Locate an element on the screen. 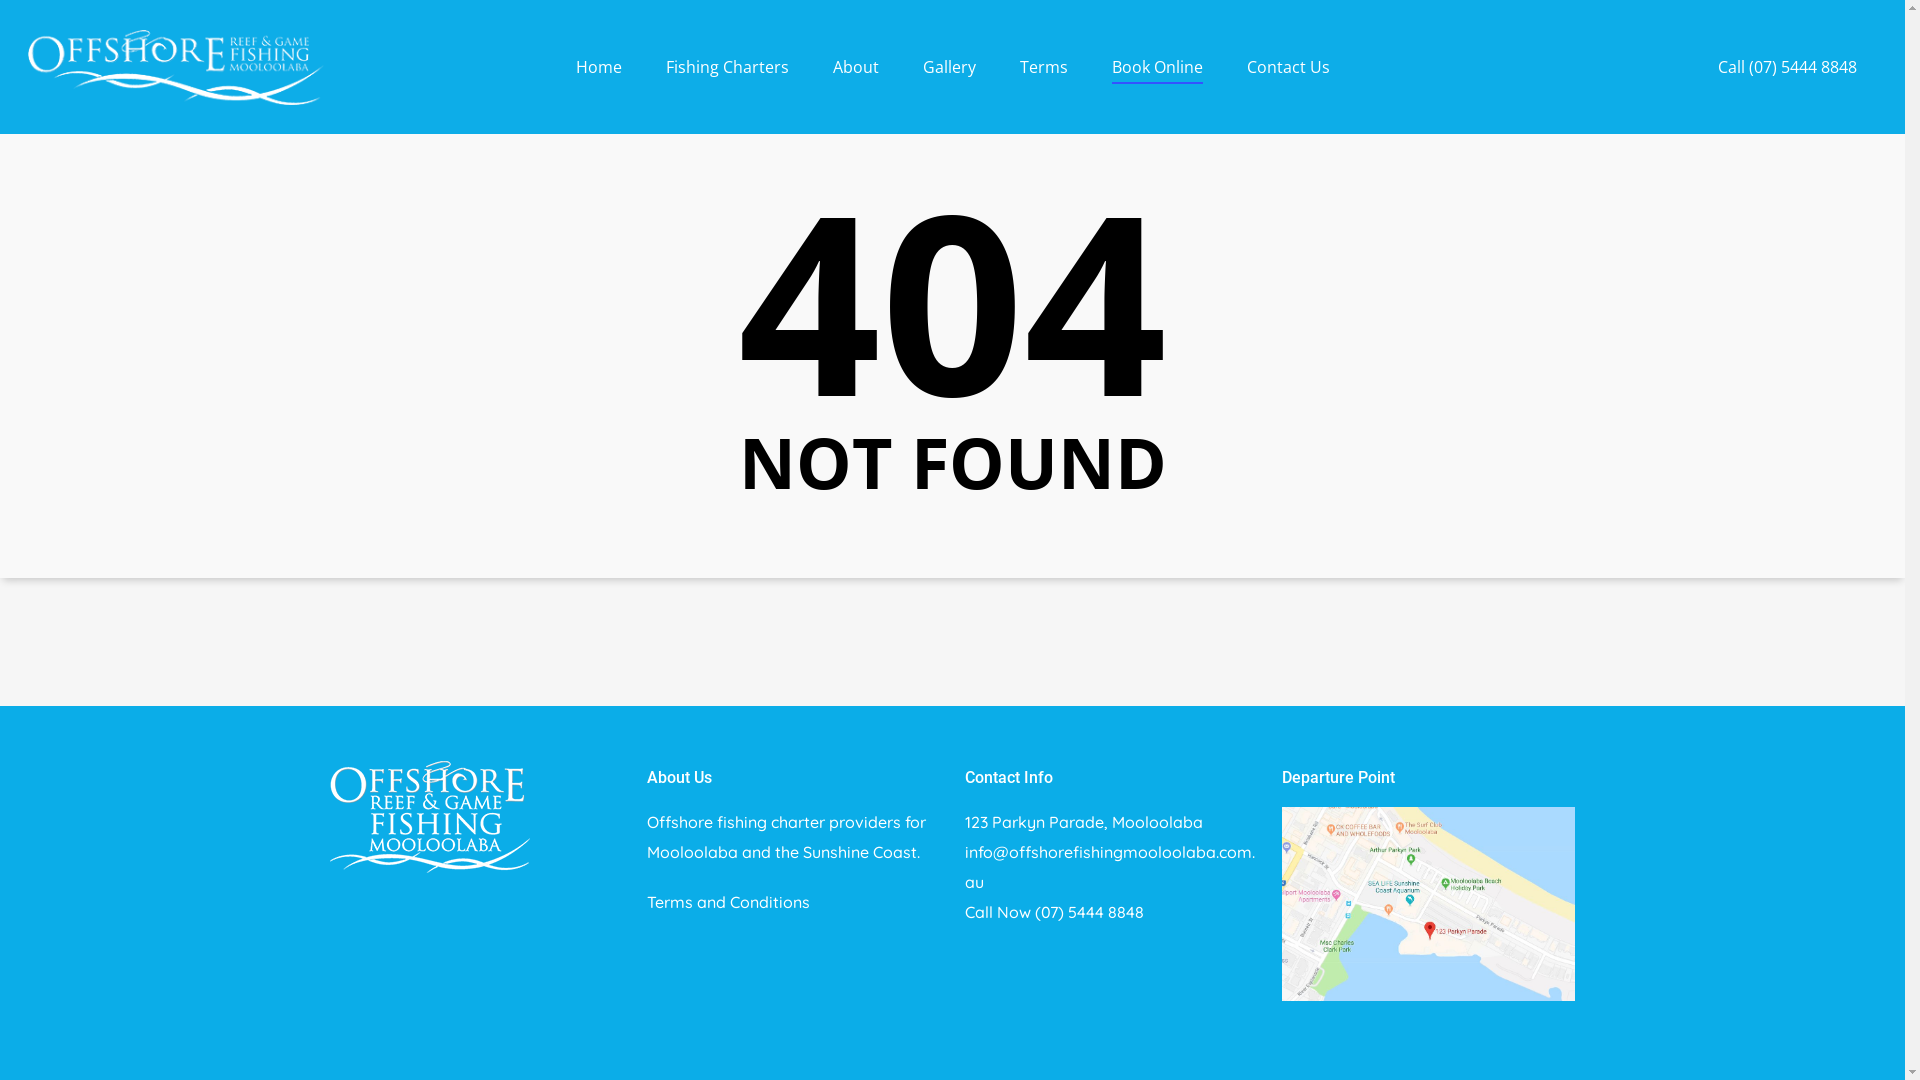  'Call Now (07) 5444 8848' is located at coordinates (1053, 911).